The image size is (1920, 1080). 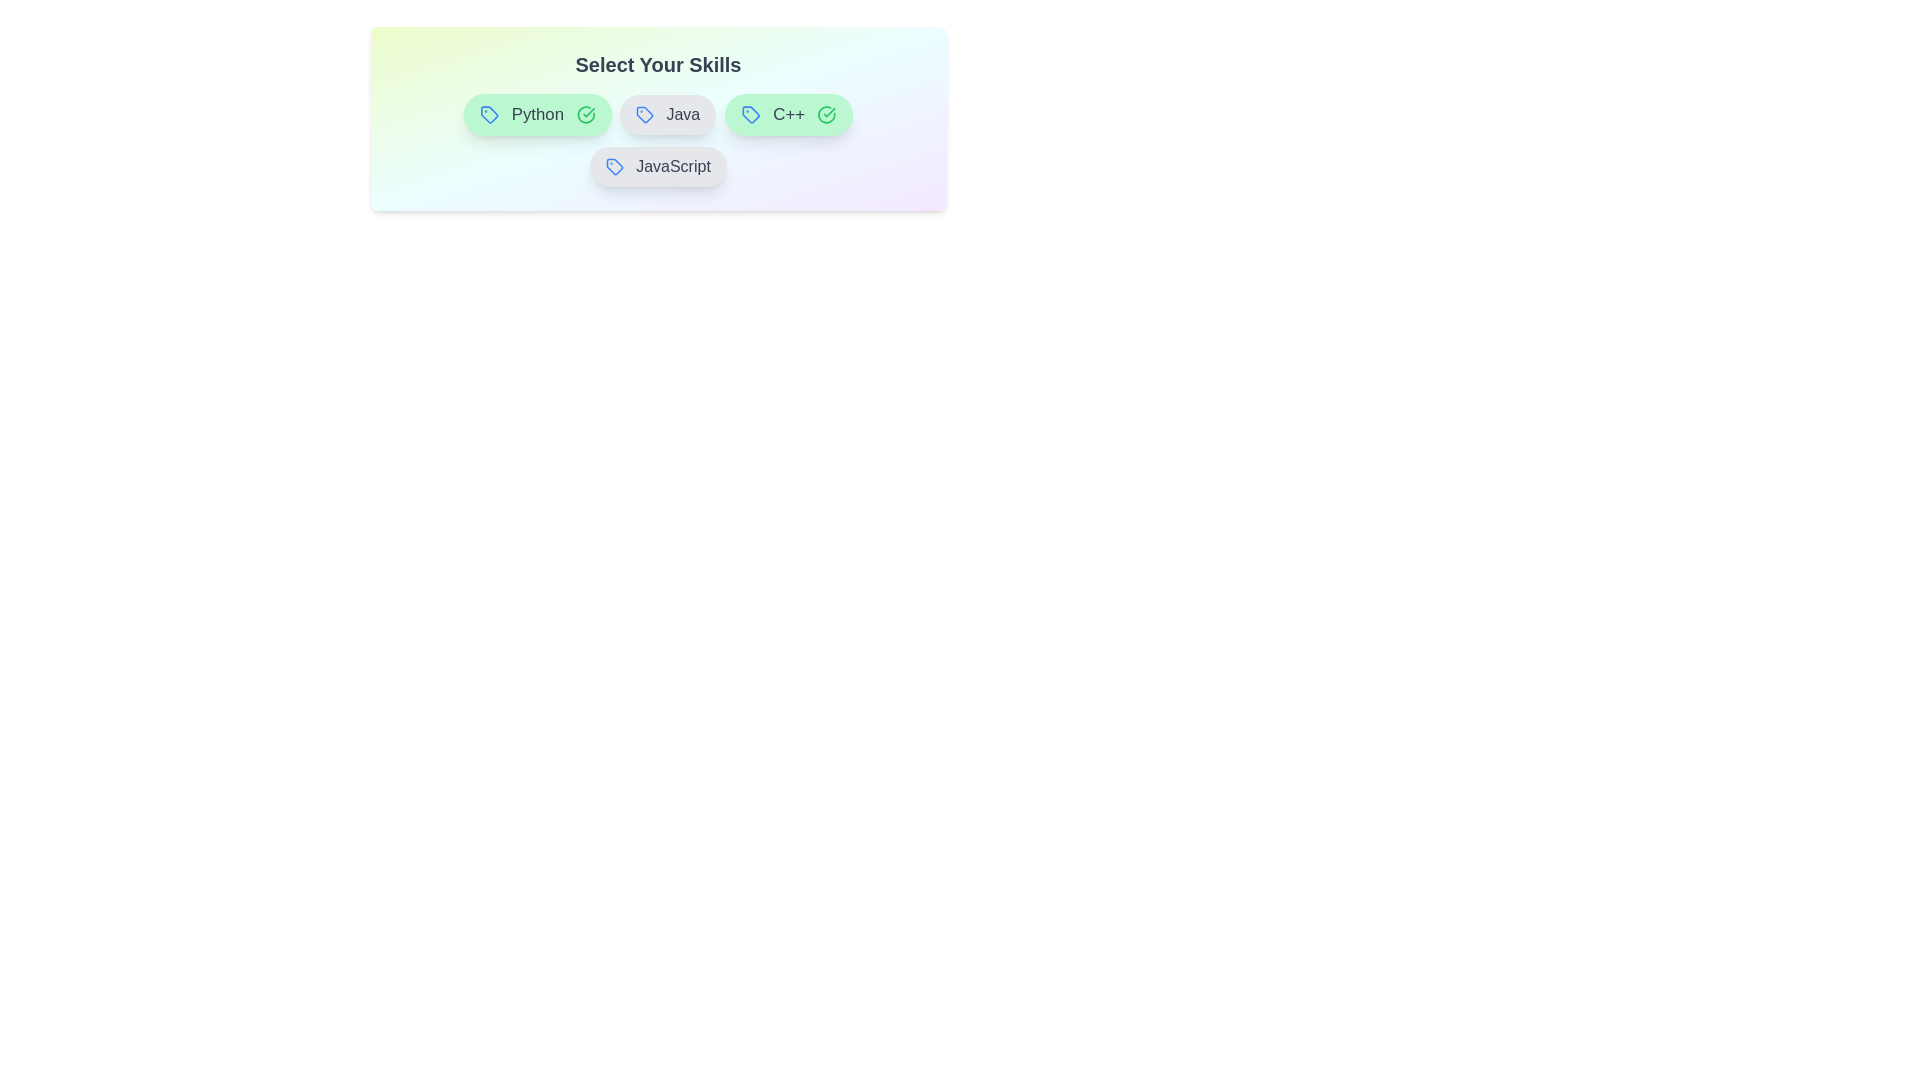 What do you see at coordinates (537, 115) in the screenshot?
I see `the skill badge labeled Python` at bounding box center [537, 115].